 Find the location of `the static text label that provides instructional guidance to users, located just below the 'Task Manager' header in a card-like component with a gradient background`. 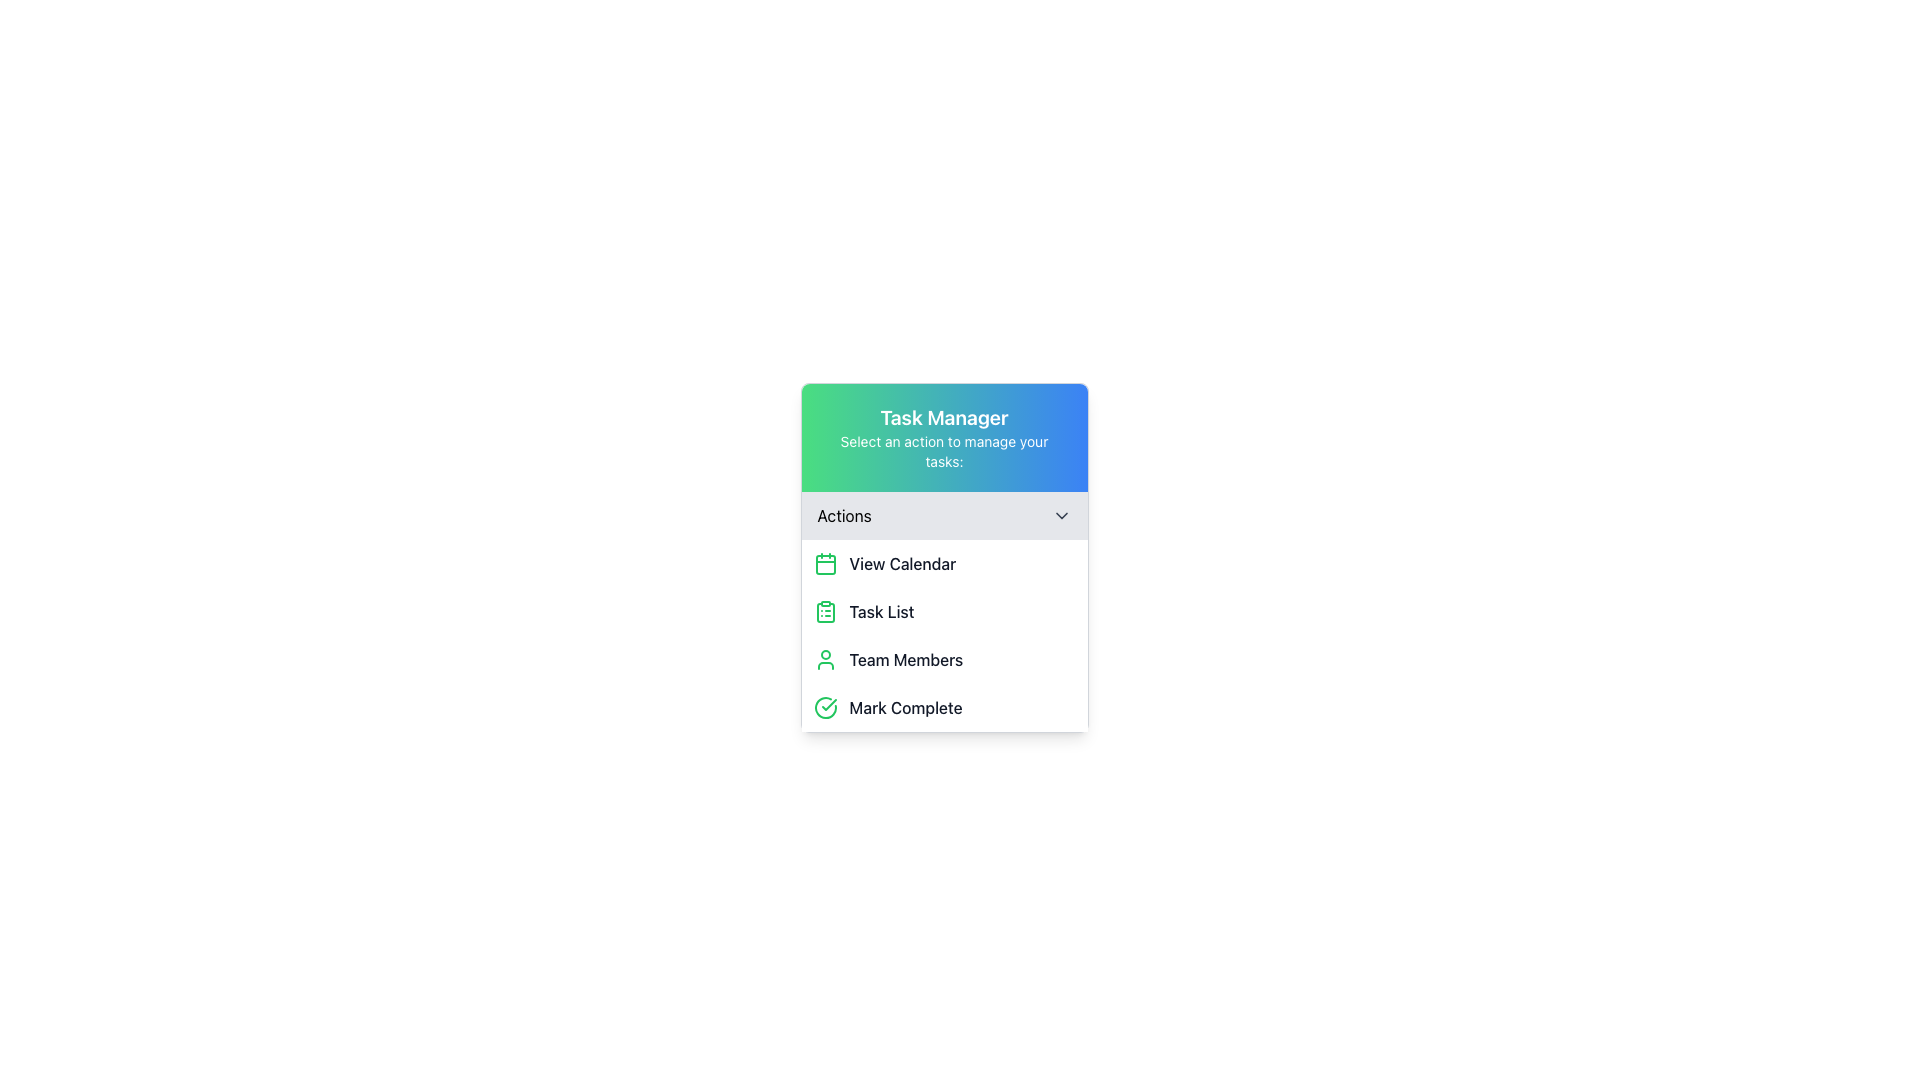

the static text label that provides instructional guidance to users, located just below the 'Task Manager' header in a card-like component with a gradient background is located at coordinates (943, 451).